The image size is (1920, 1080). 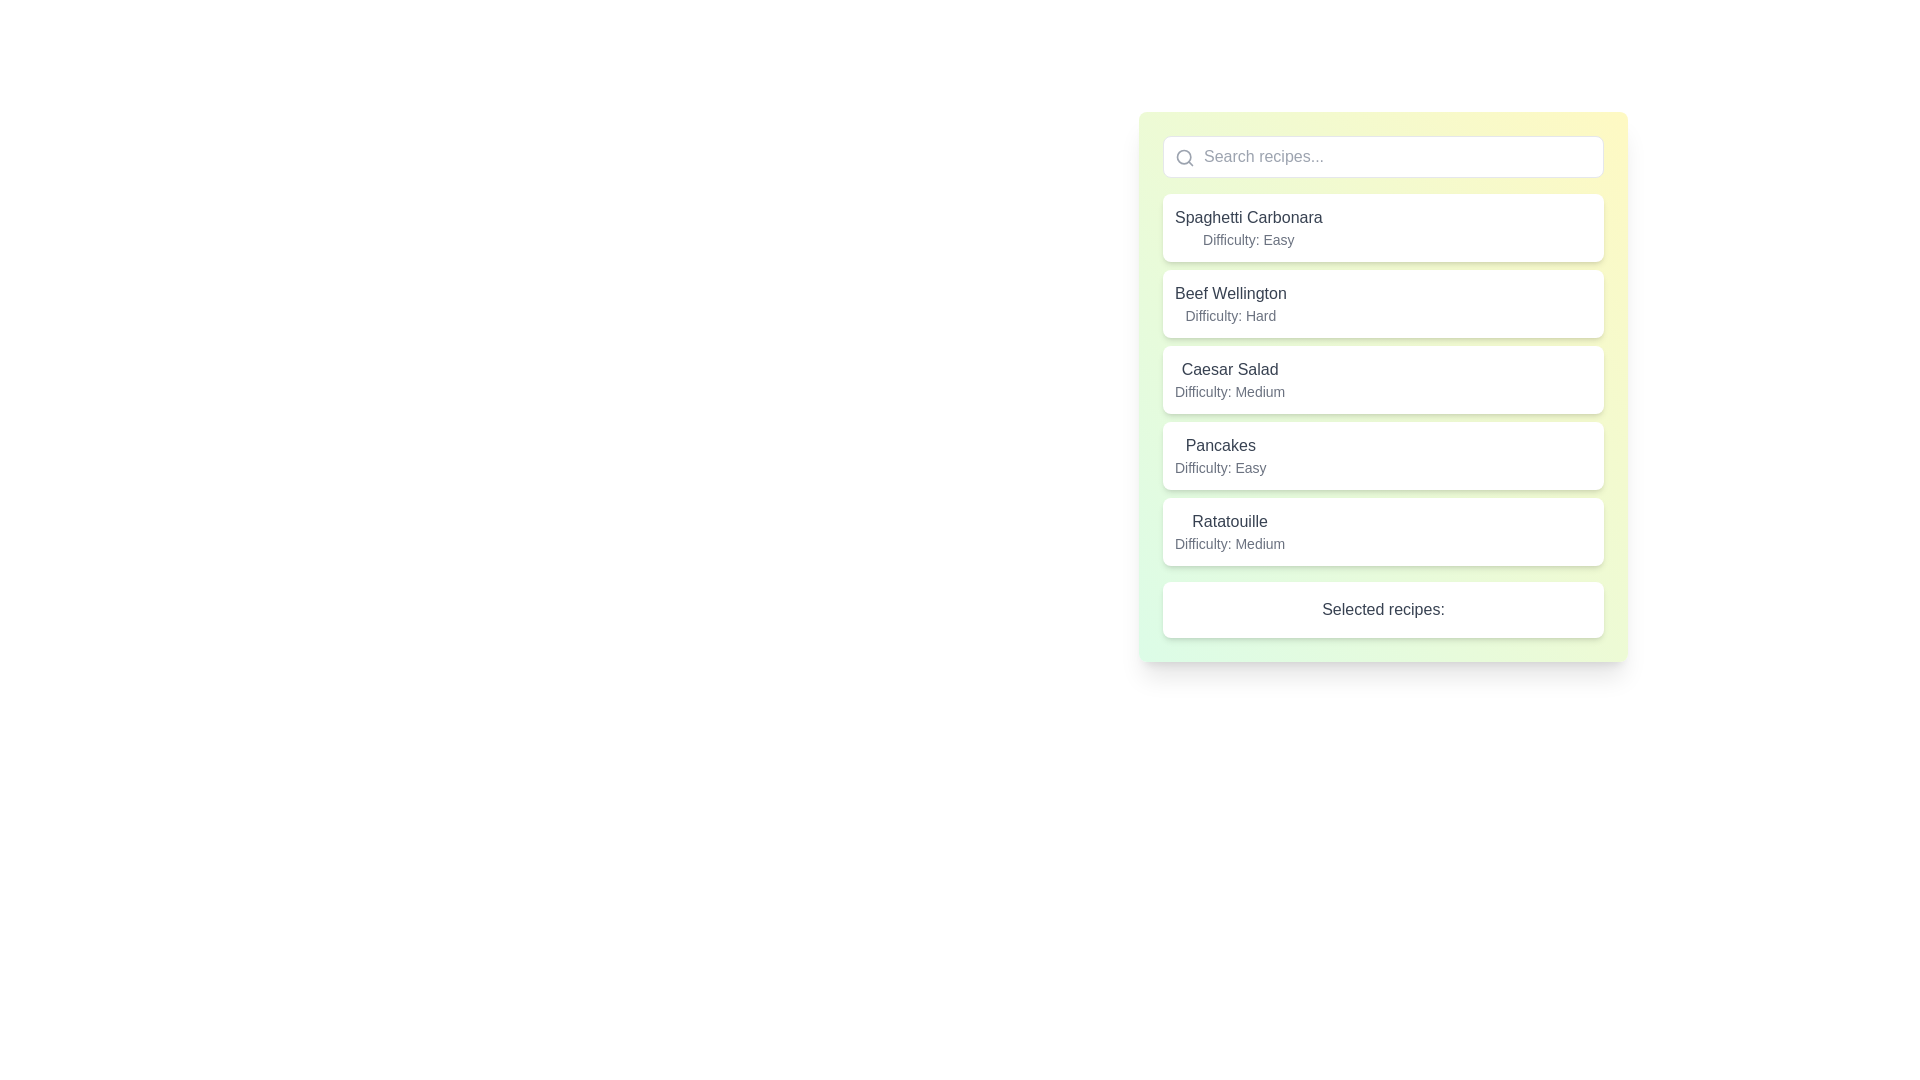 I want to click on the selectable list item labeled 'Beef Wellington' with difficulty 'Hard', so click(x=1382, y=304).